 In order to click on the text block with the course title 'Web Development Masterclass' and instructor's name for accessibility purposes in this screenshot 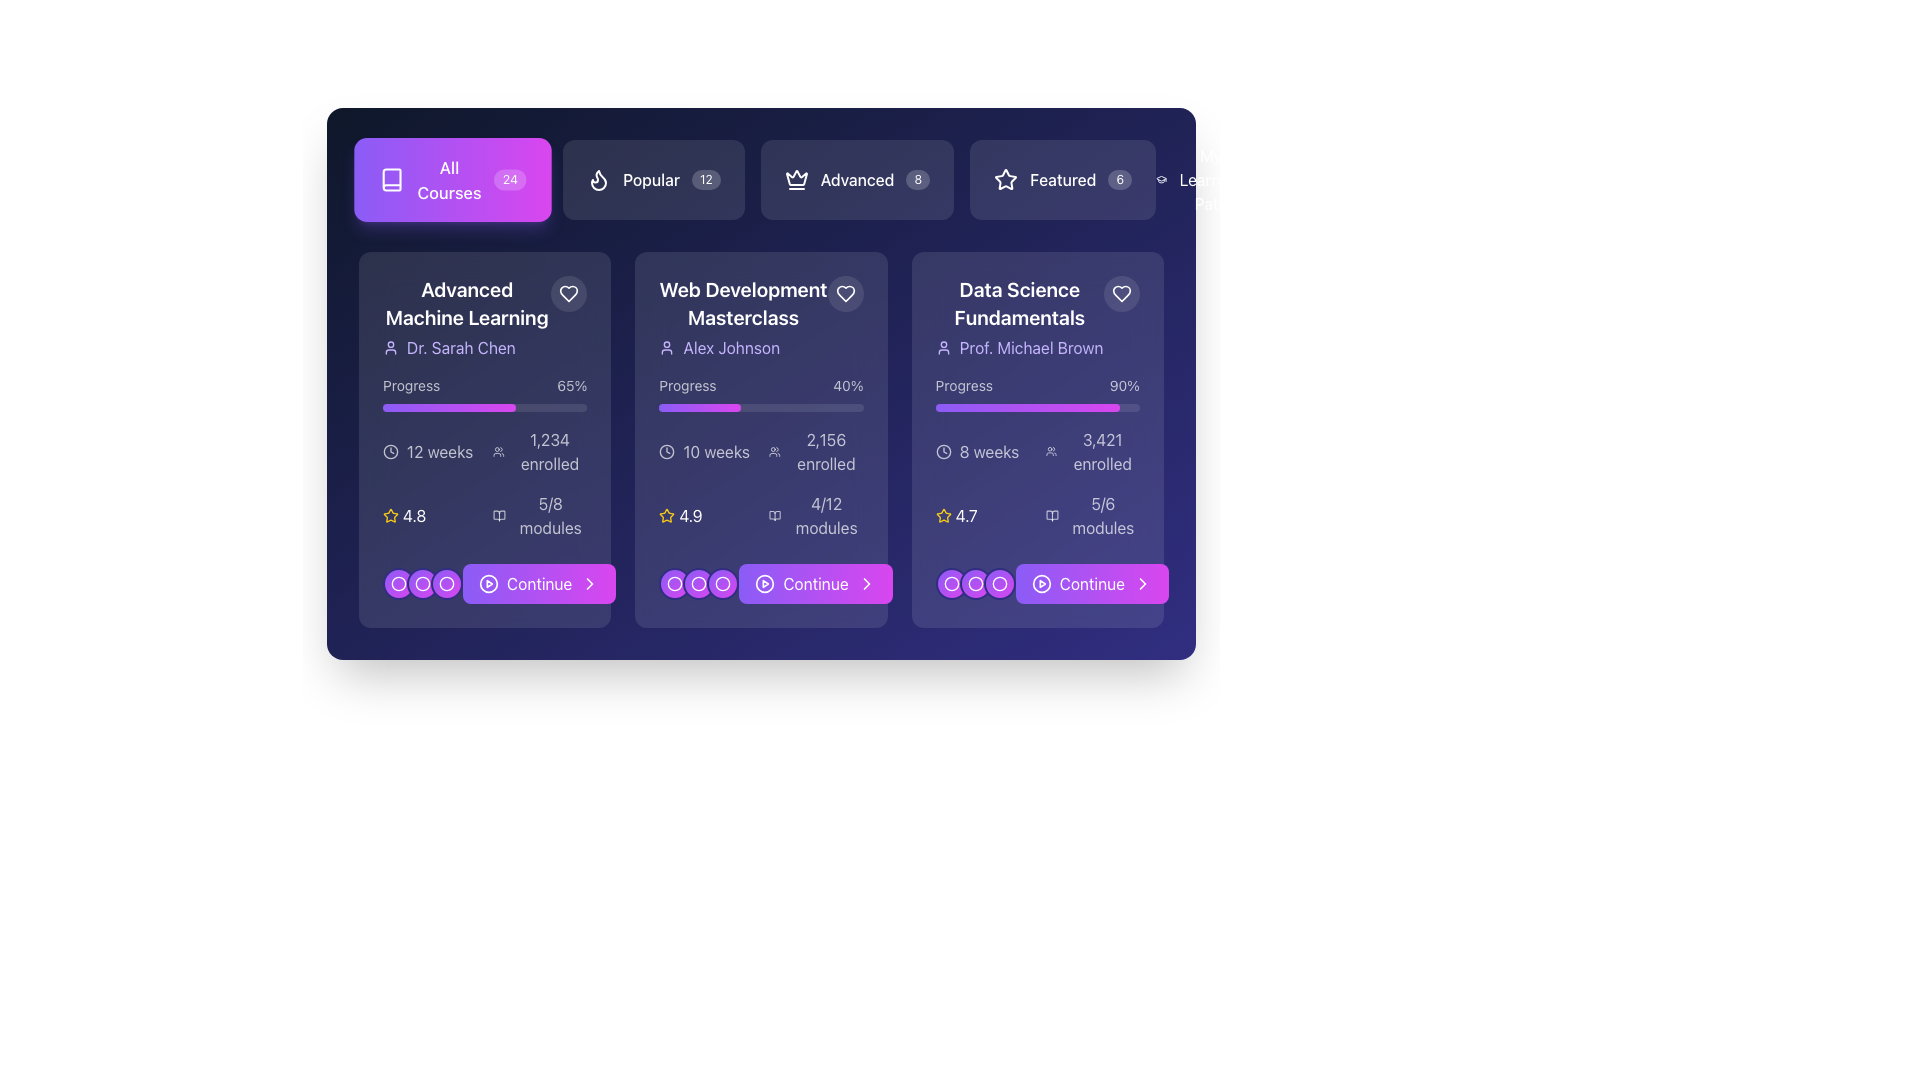, I will do `click(760, 316)`.